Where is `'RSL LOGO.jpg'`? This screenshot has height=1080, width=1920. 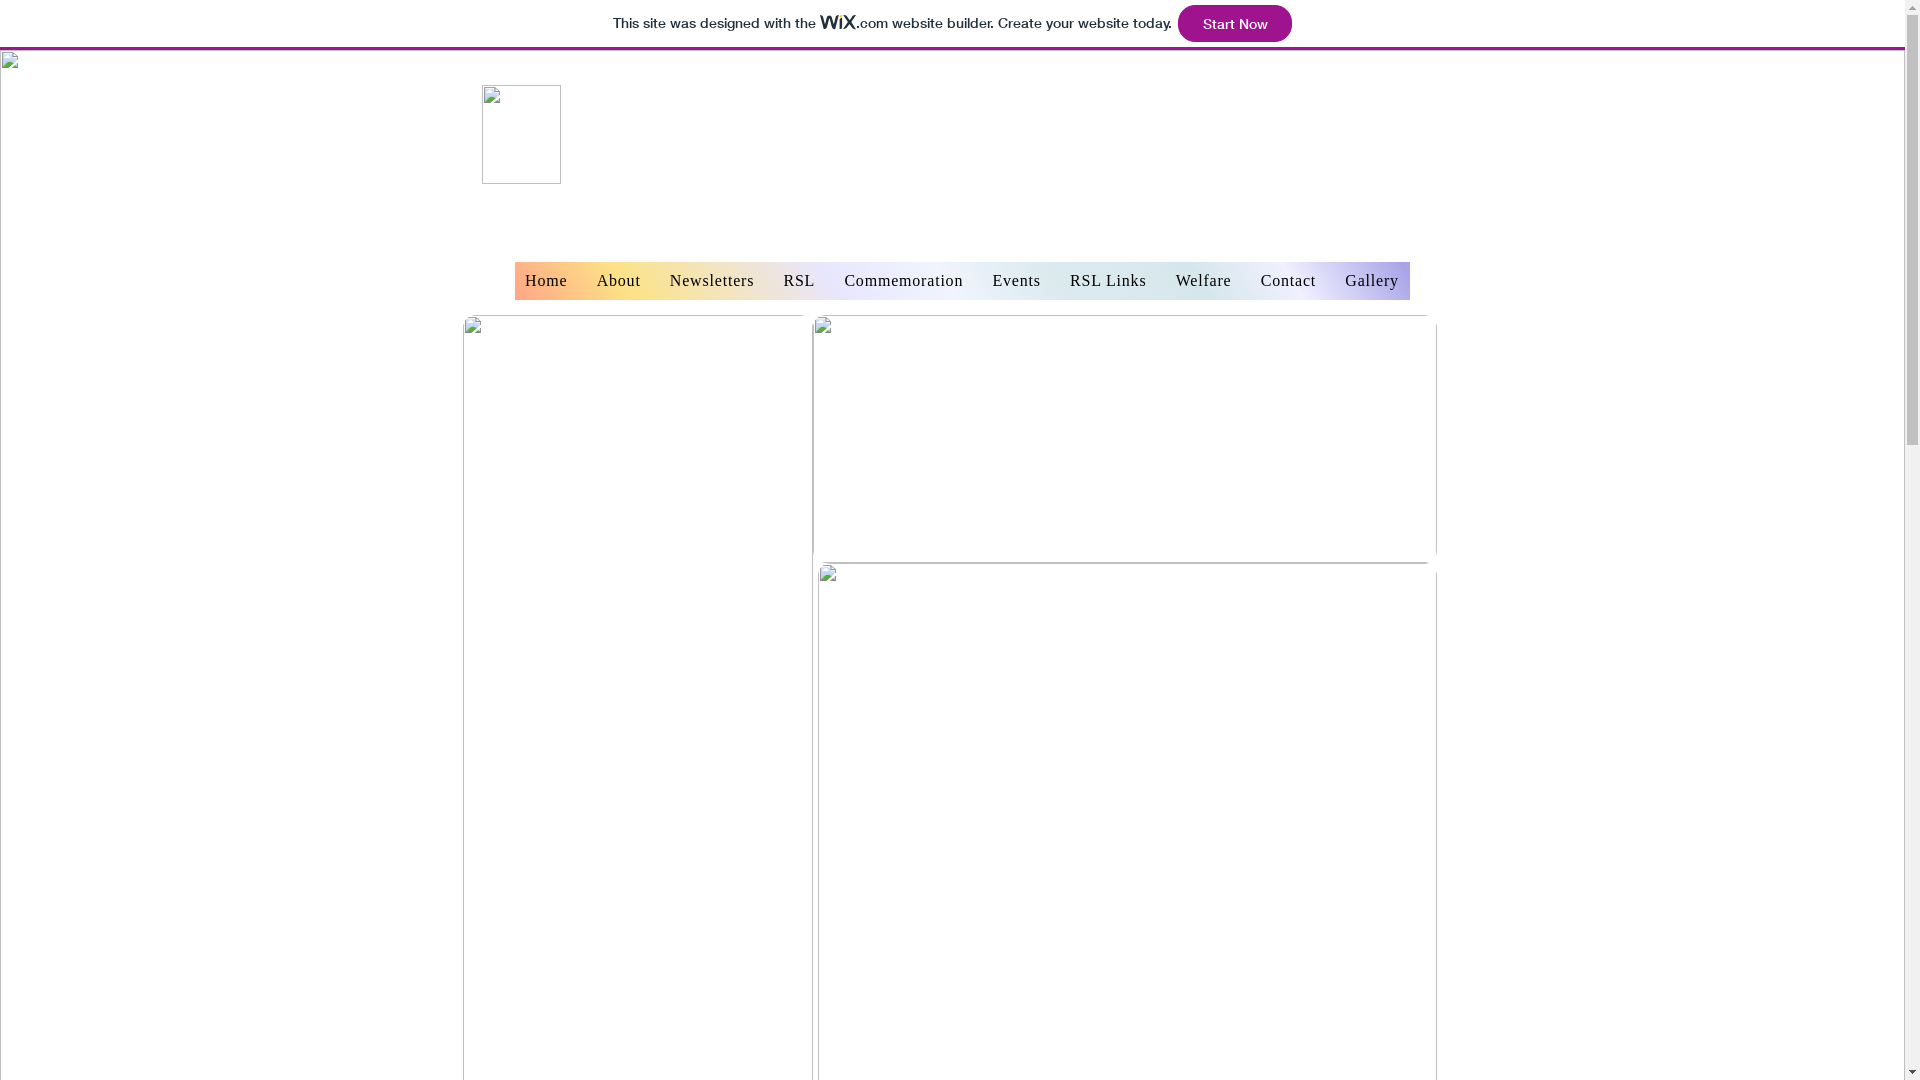 'RSL LOGO.jpg' is located at coordinates (521, 134).